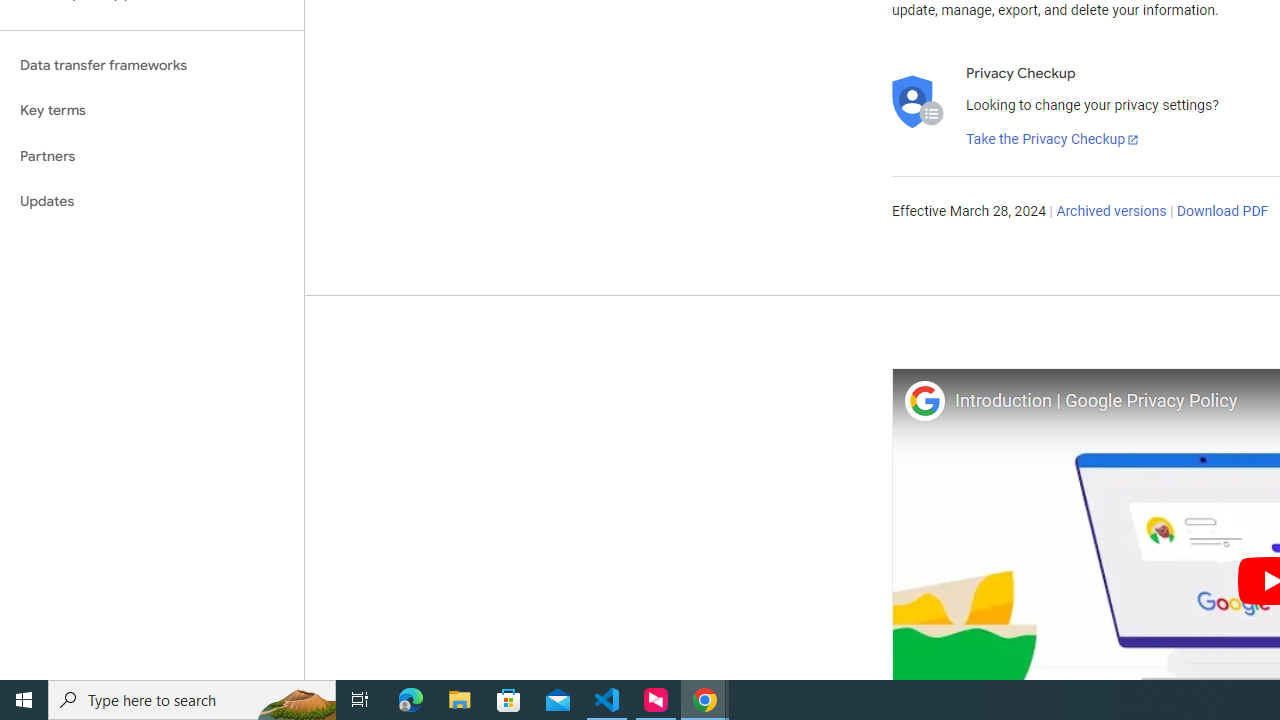 The image size is (1280, 720). What do you see at coordinates (923, 400) in the screenshot?
I see `'Photo image of Google'` at bounding box center [923, 400].